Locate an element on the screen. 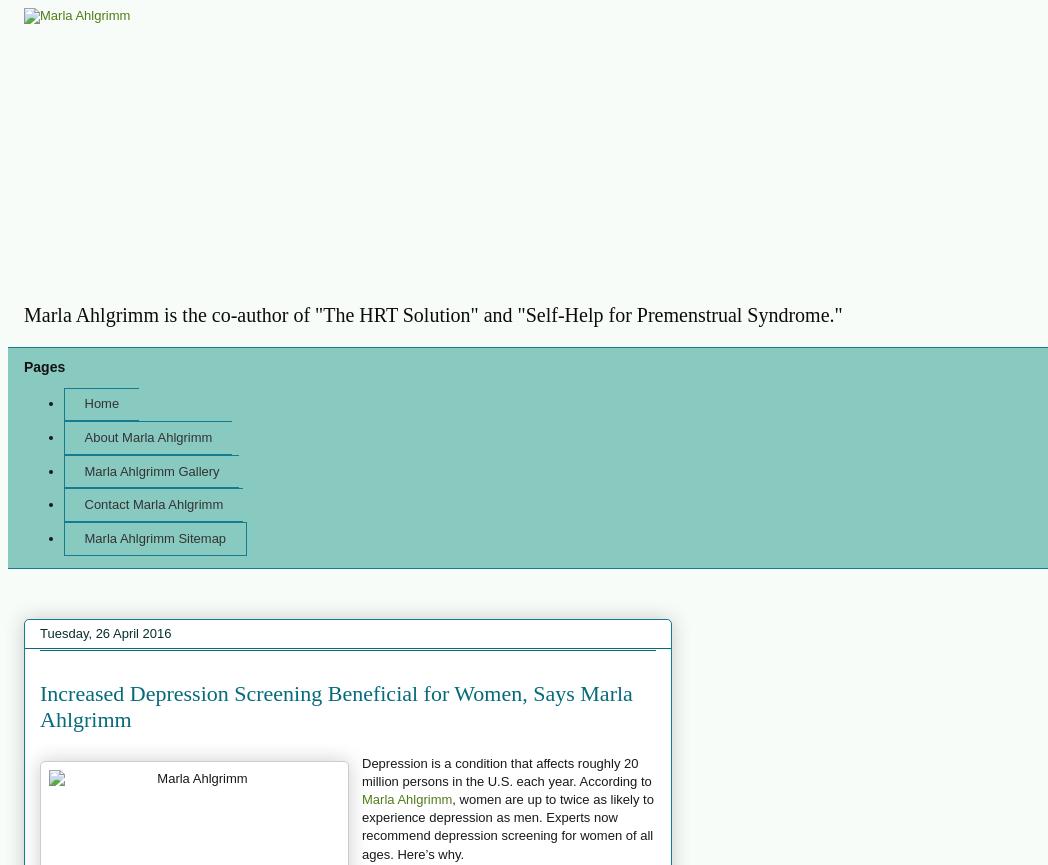  ', women are up to twice as likely to experience depression as men. Experts now recommend depression screening for women of all ages. Here’s why.' is located at coordinates (507, 824).